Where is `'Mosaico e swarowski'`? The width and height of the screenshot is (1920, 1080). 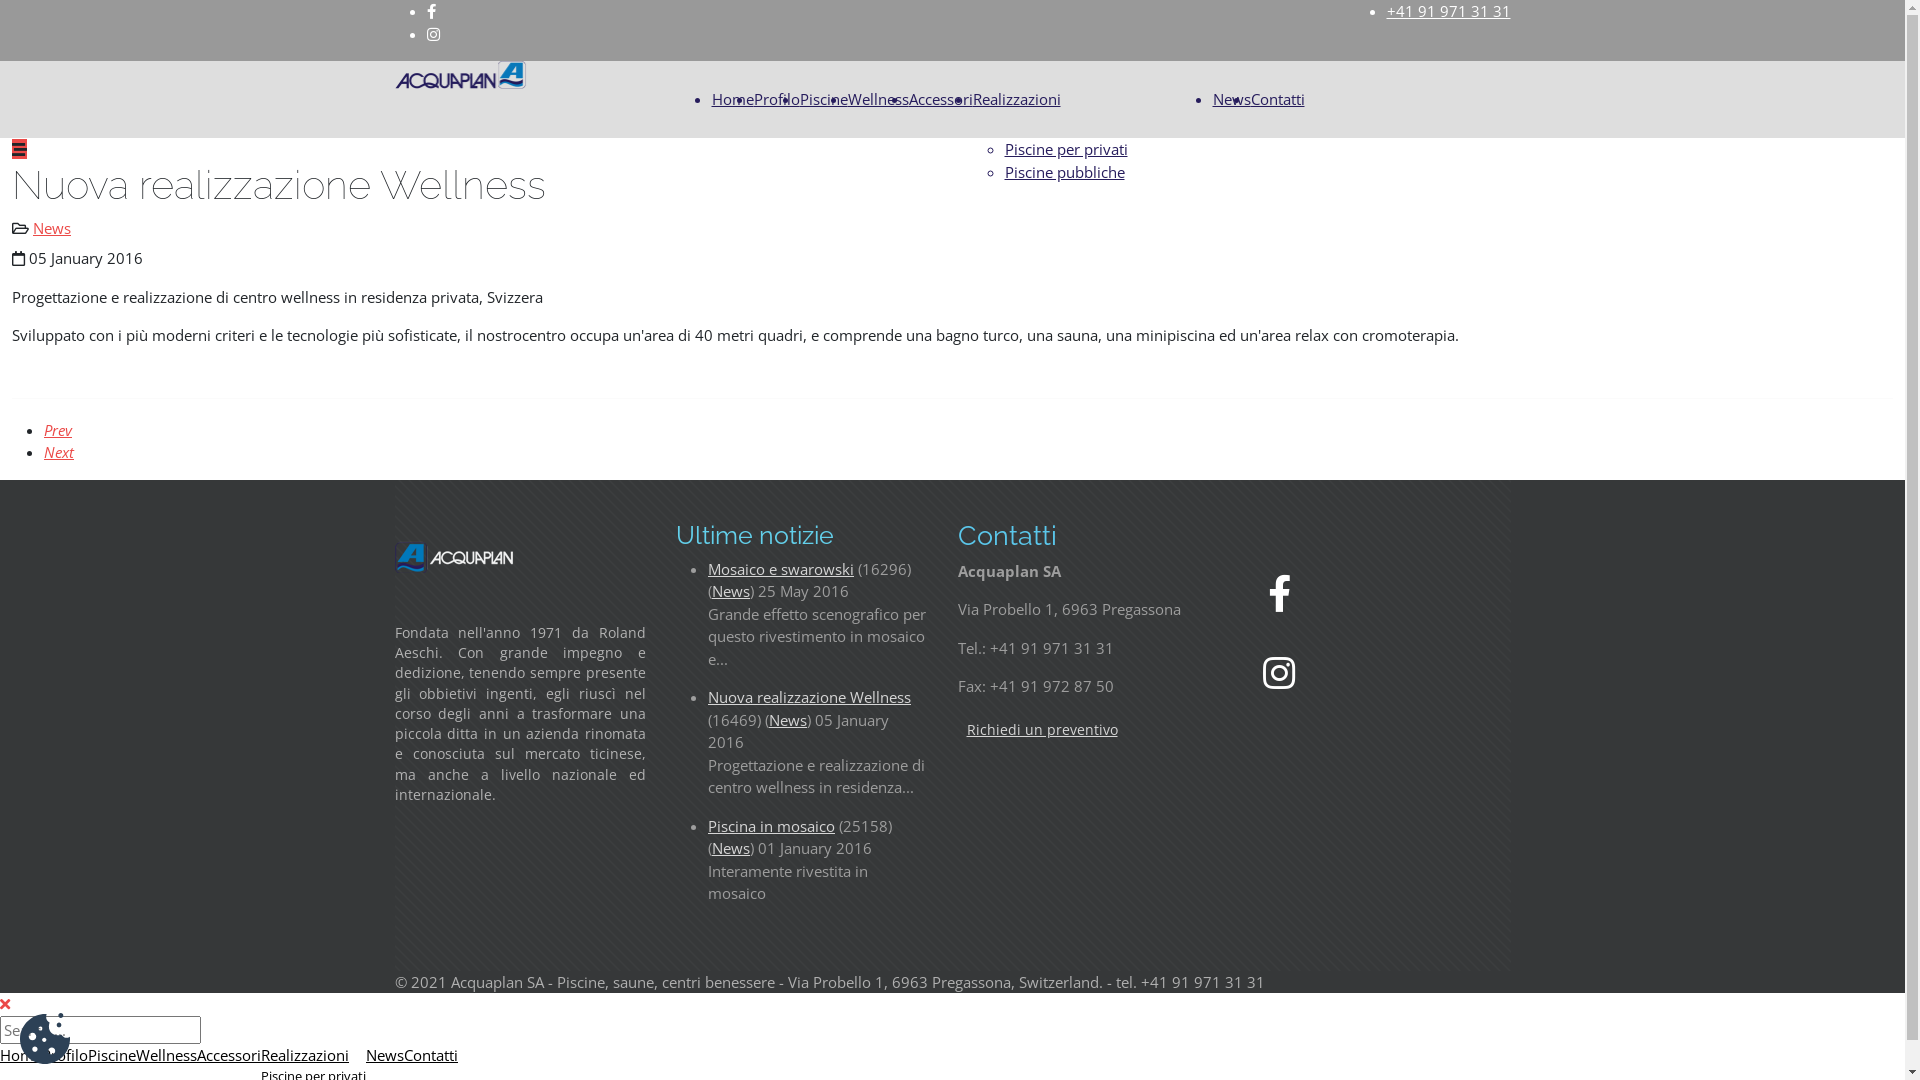
'Mosaico e swarowski' is located at coordinates (780, 567).